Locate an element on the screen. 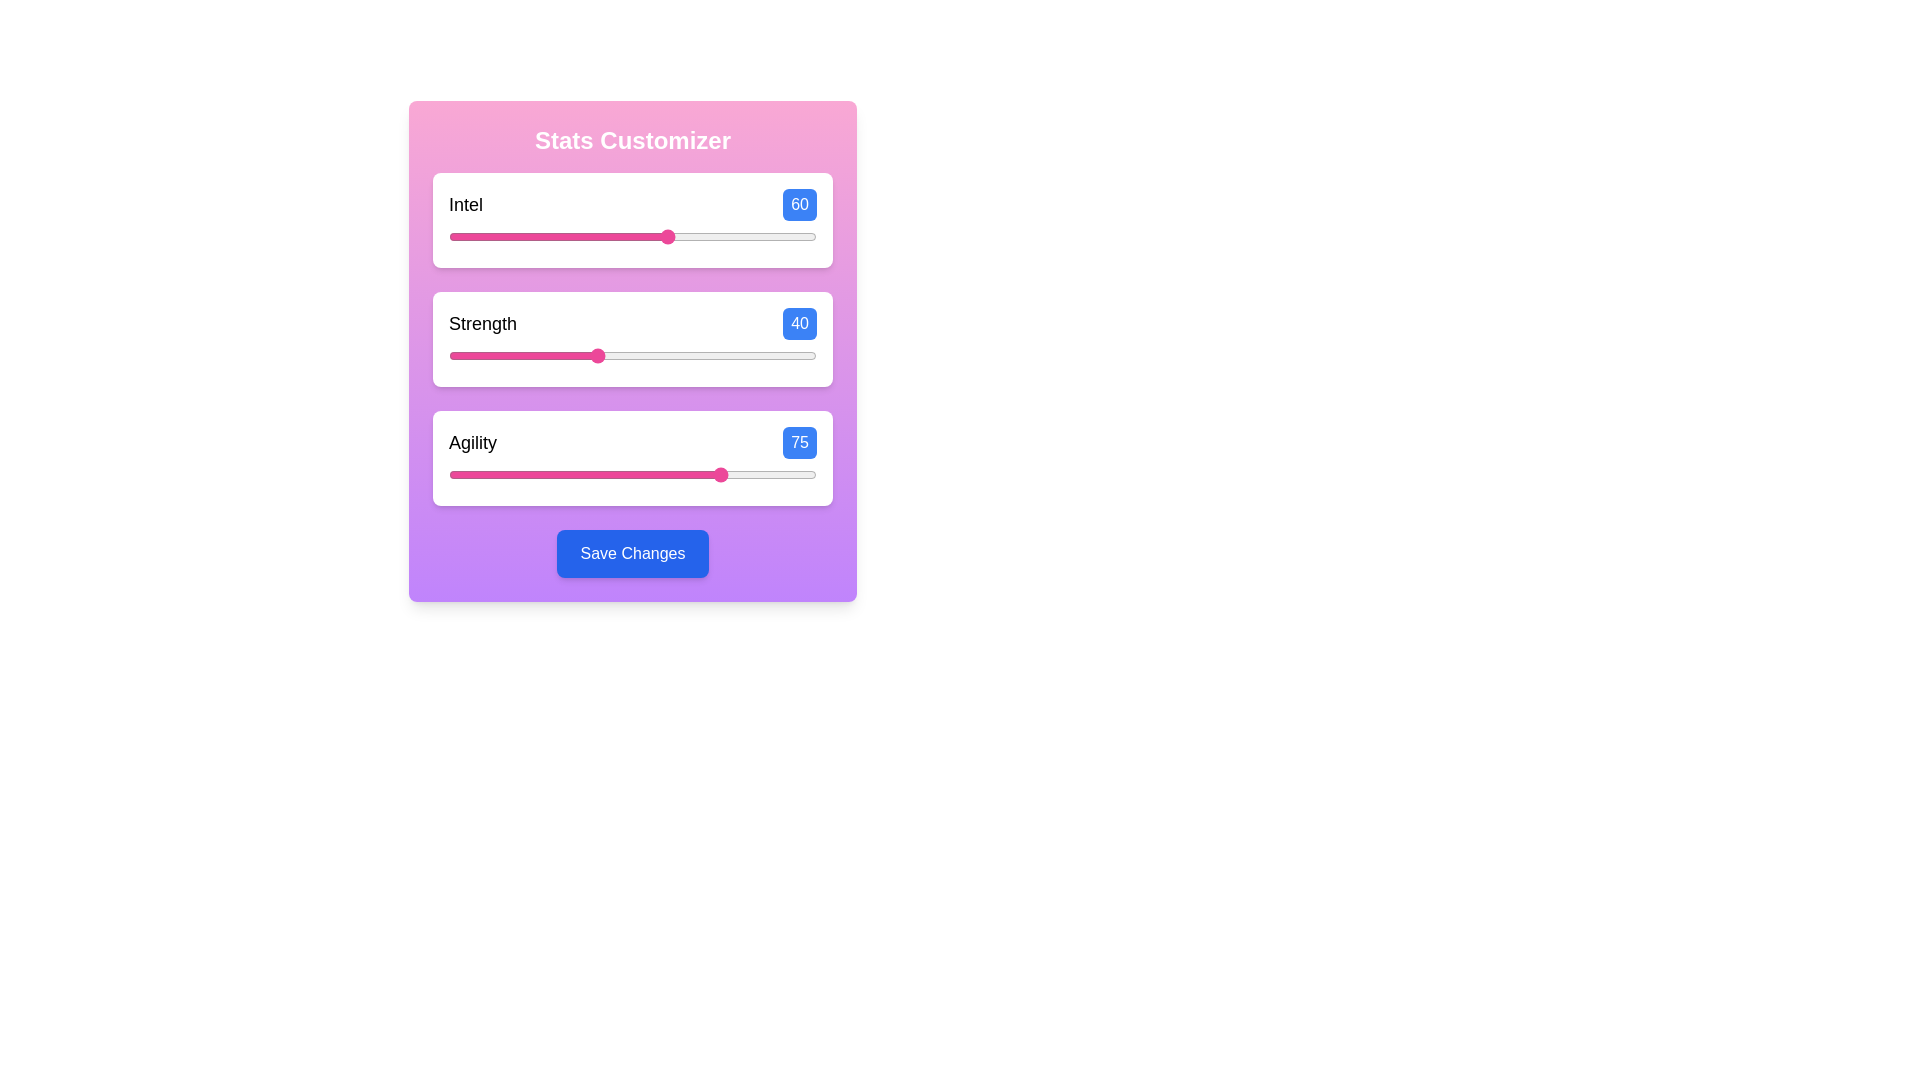 The width and height of the screenshot is (1920, 1080). the slider is located at coordinates (691, 235).